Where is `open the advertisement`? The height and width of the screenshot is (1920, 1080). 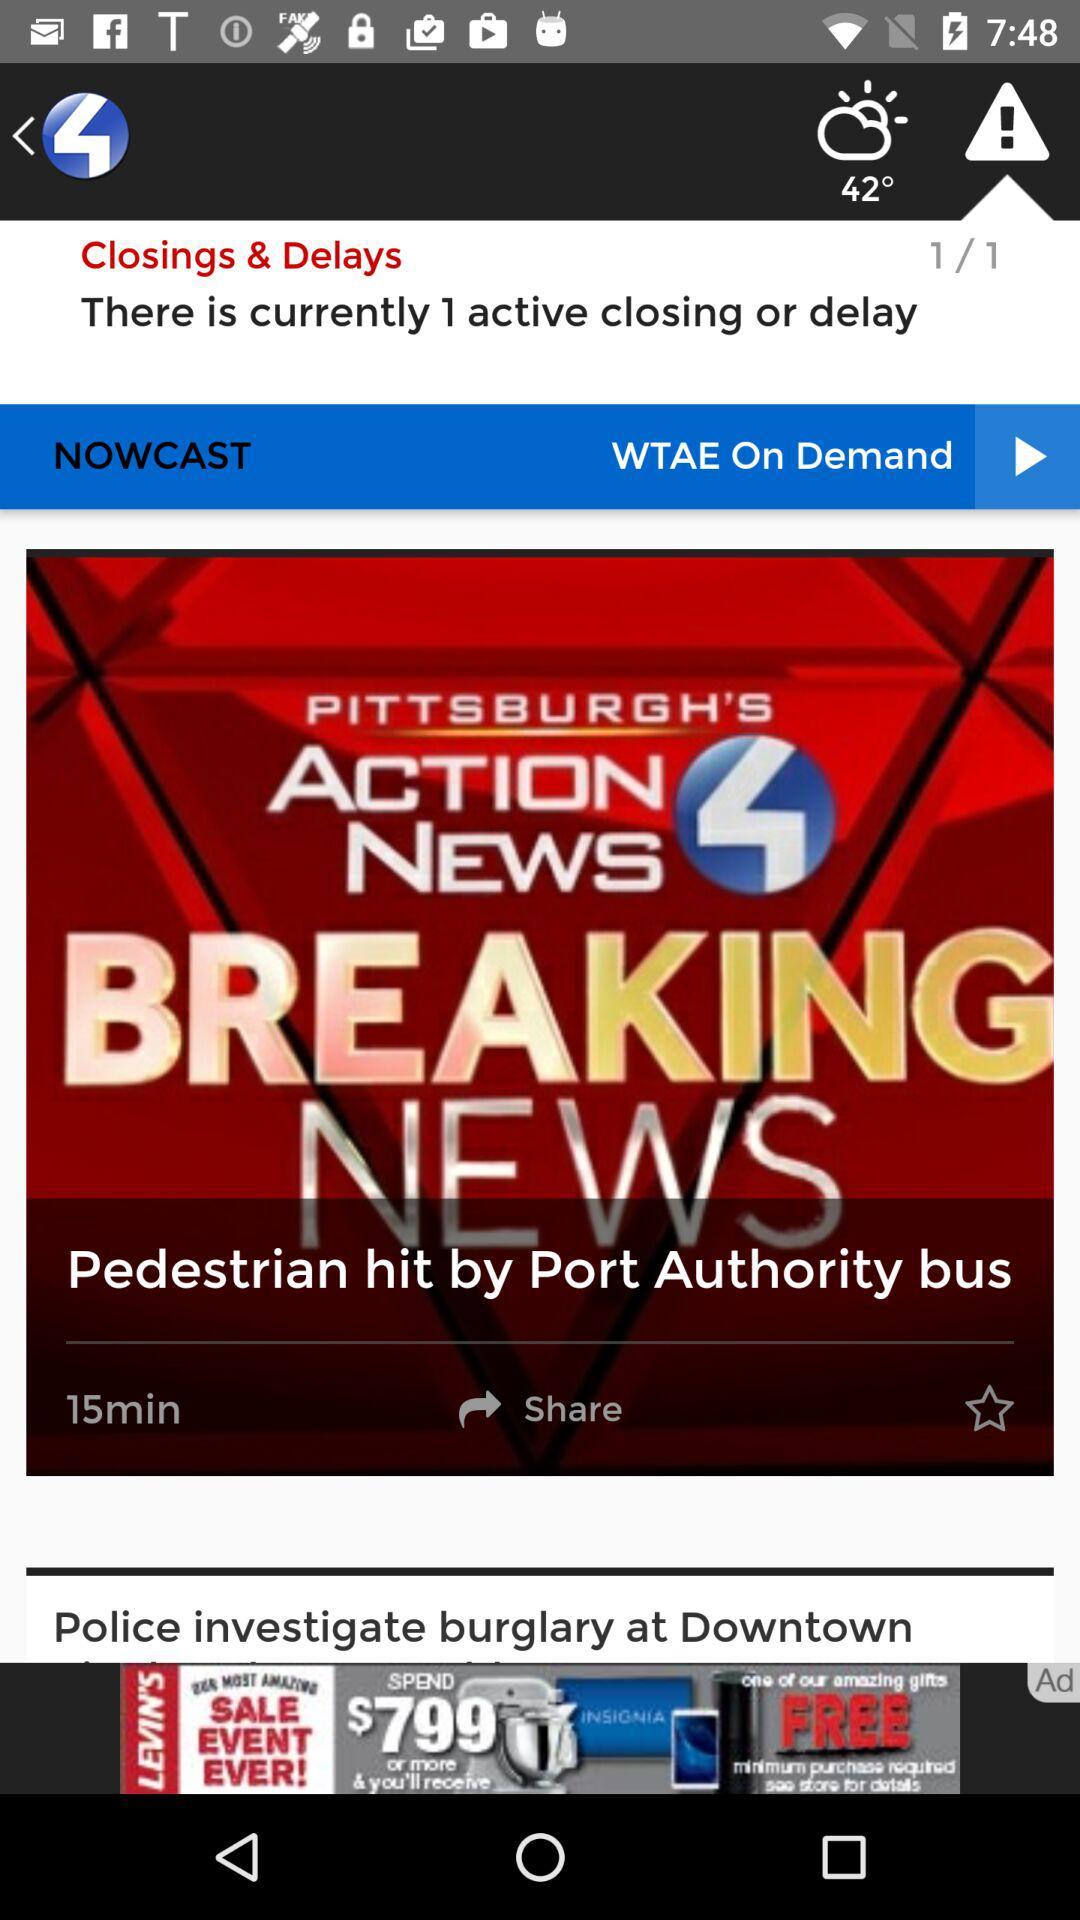 open the advertisement is located at coordinates (540, 1727).